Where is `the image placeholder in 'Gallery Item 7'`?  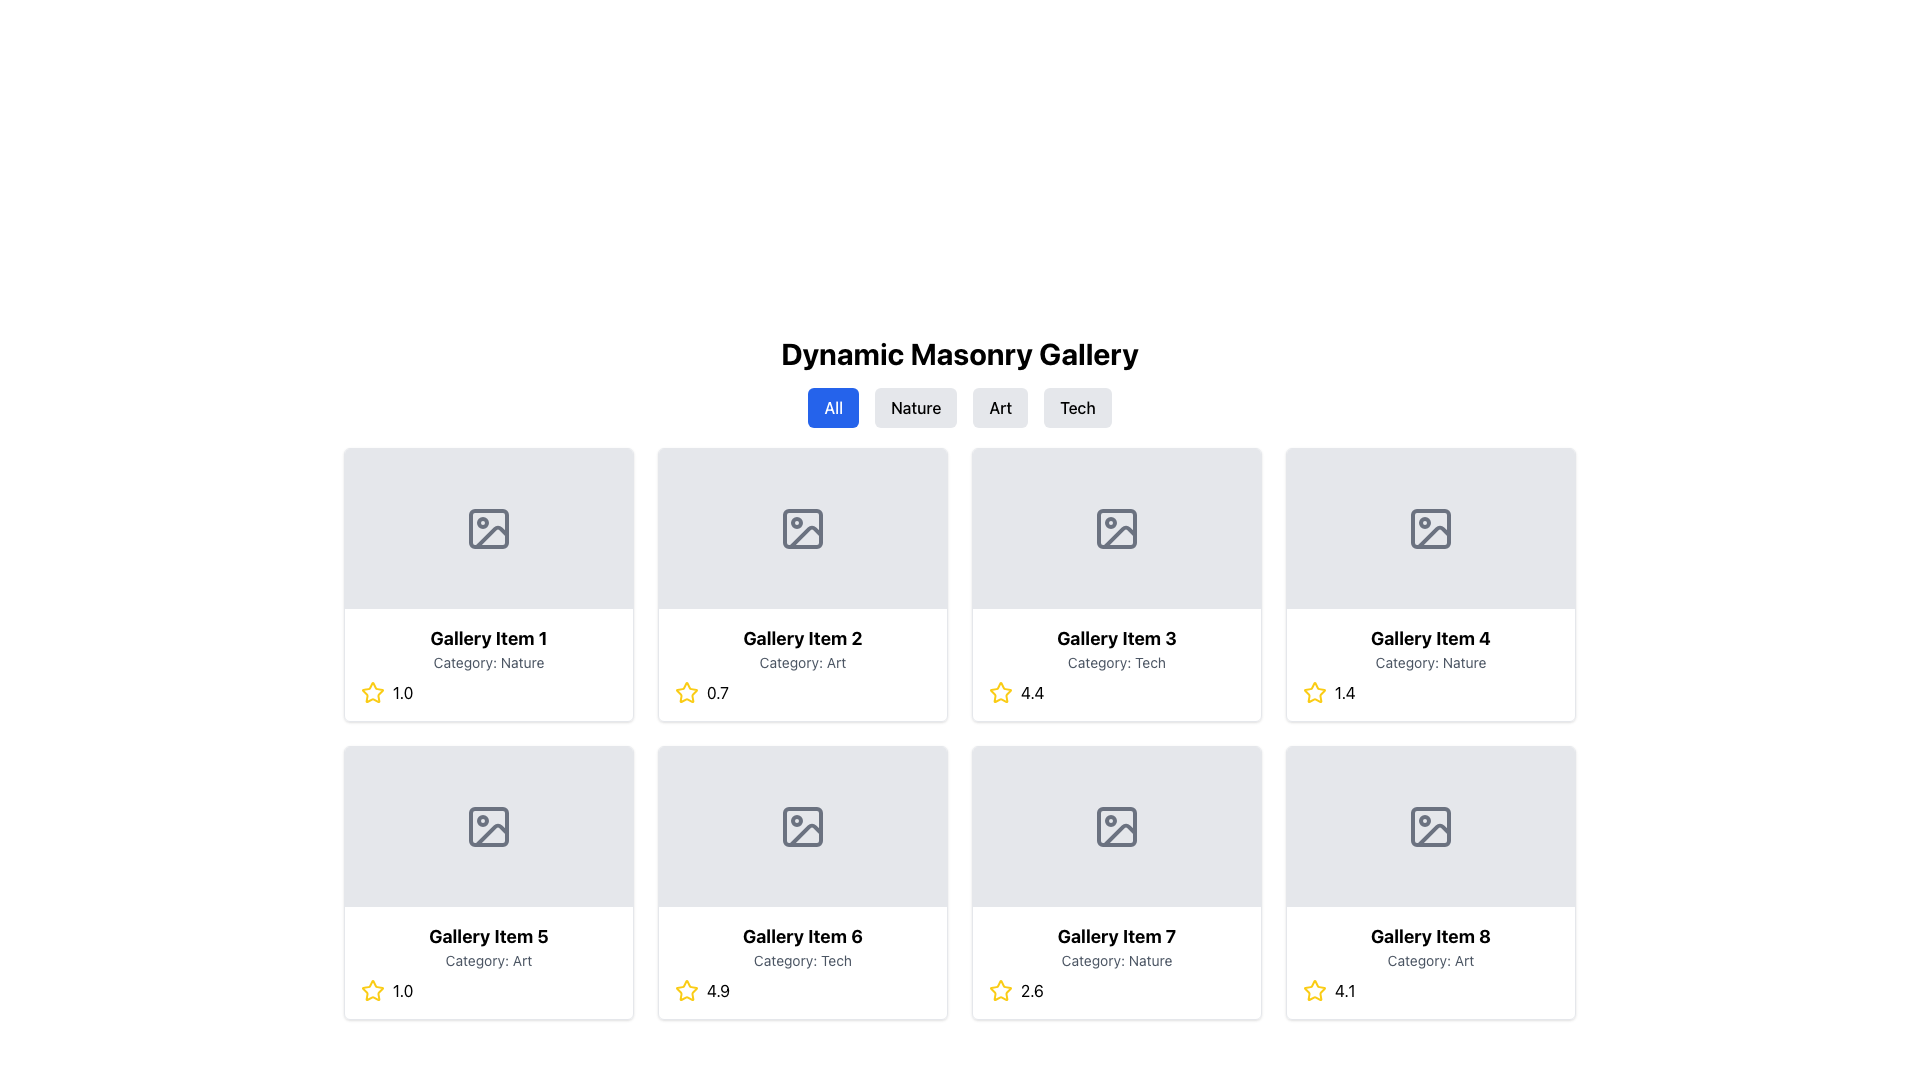
the image placeholder in 'Gallery Item 7' is located at coordinates (1116, 826).